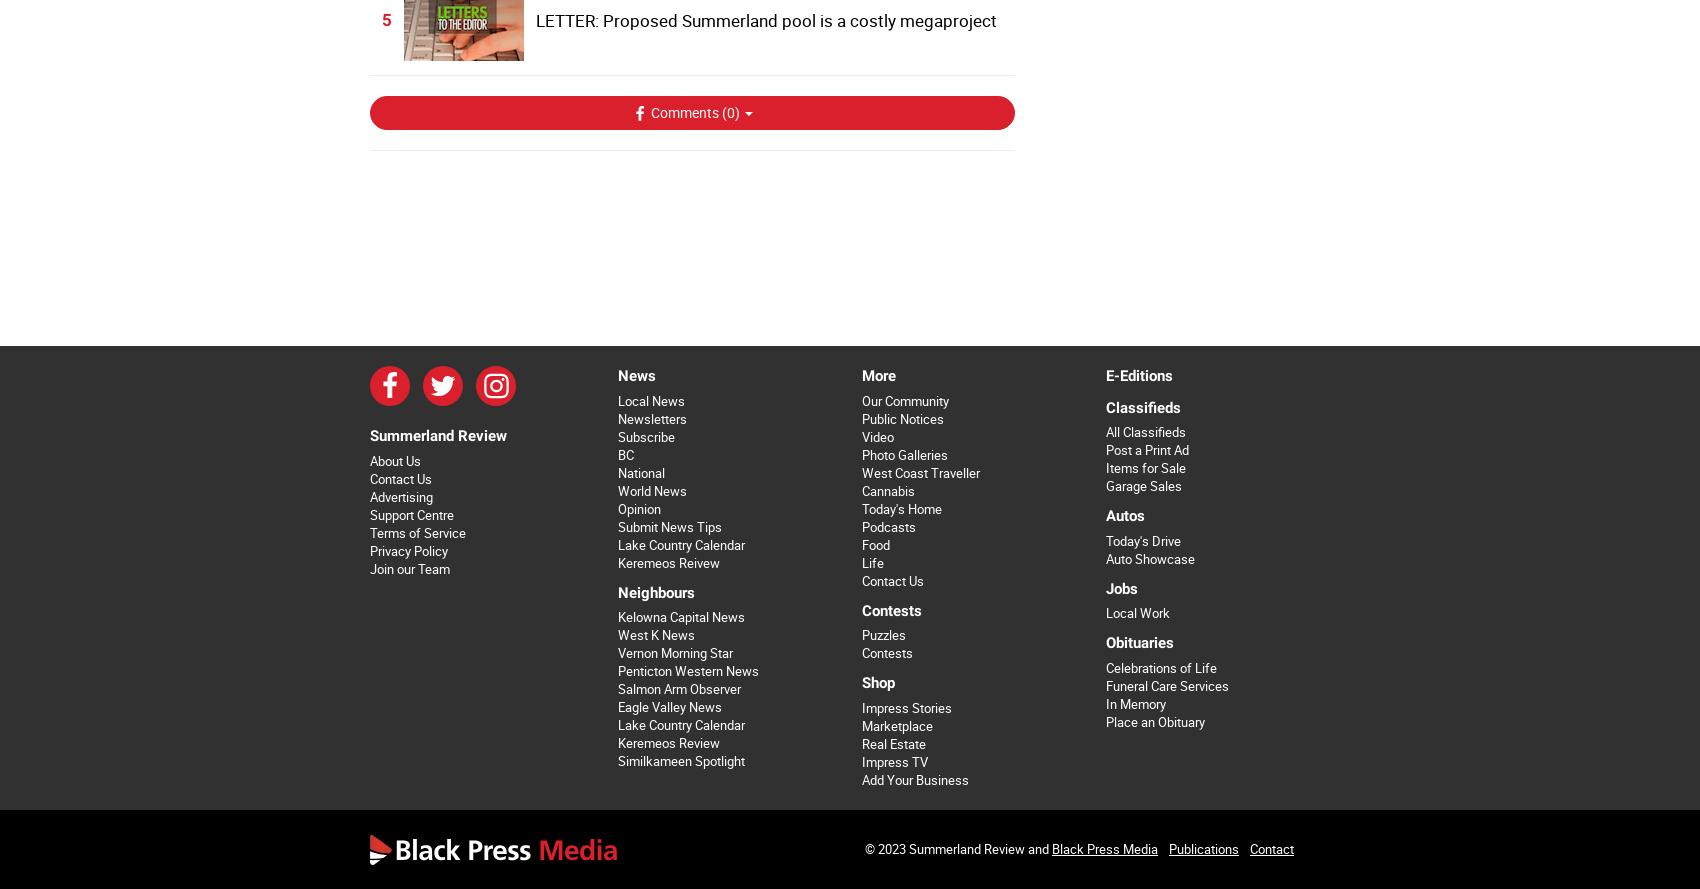 This screenshot has width=1700, height=889. I want to click on 'Subscribe', so click(645, 436).